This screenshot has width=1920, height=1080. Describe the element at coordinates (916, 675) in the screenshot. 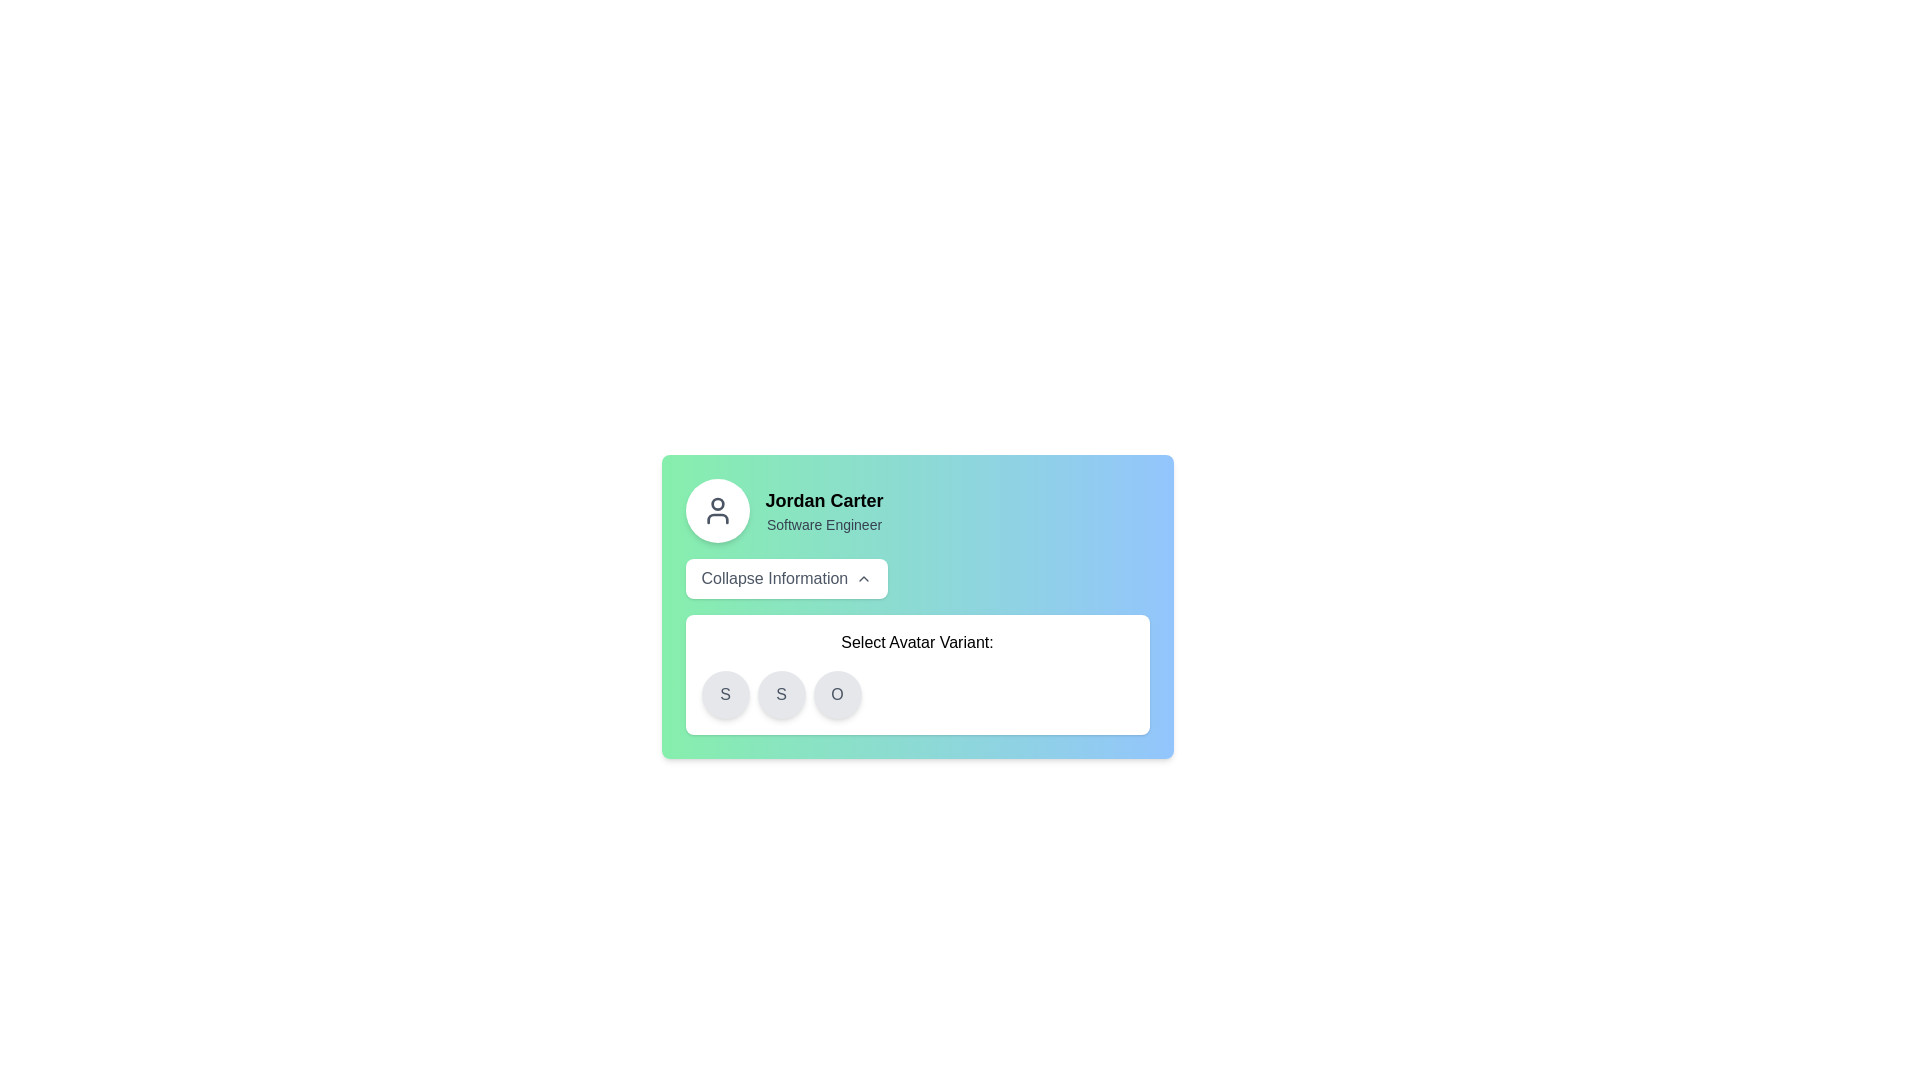

I see `the selectable avatar icons located in the lower part of the card underneath the 'Collapse Information' button` at that location.